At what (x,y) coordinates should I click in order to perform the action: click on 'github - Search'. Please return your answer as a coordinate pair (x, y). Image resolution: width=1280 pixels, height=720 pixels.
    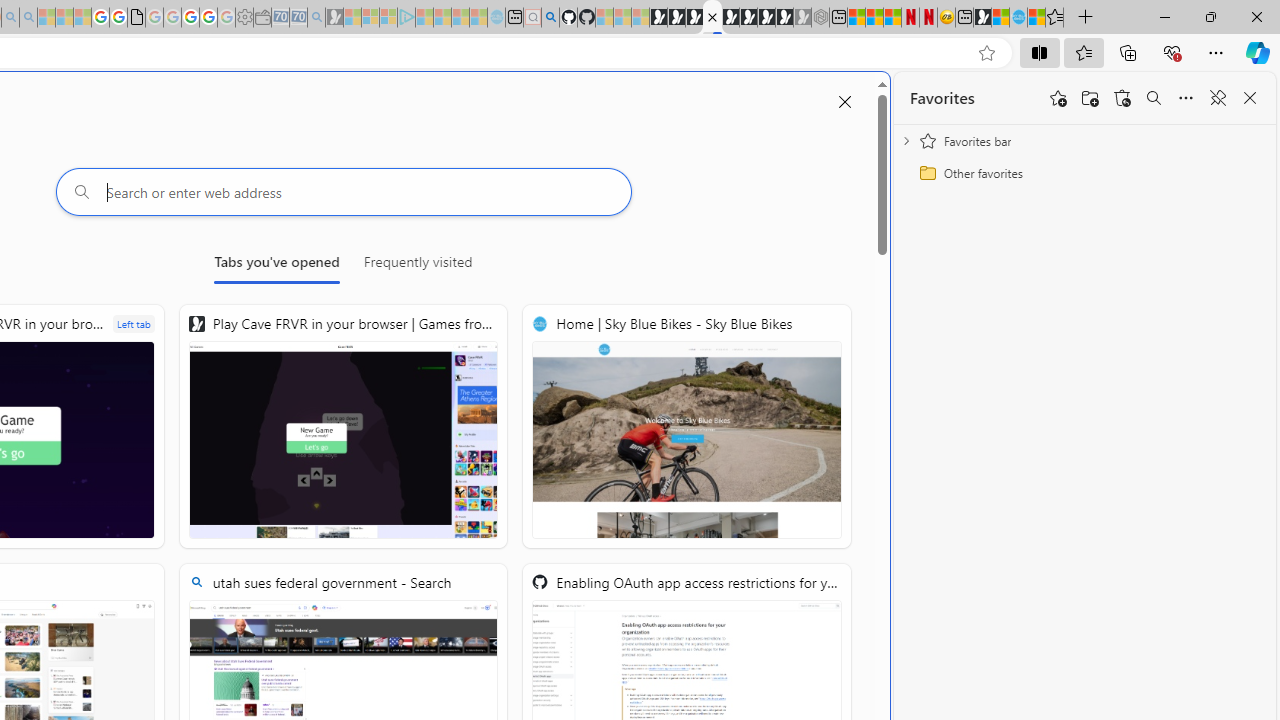
    Looking at the image, I should click on (550, 17).